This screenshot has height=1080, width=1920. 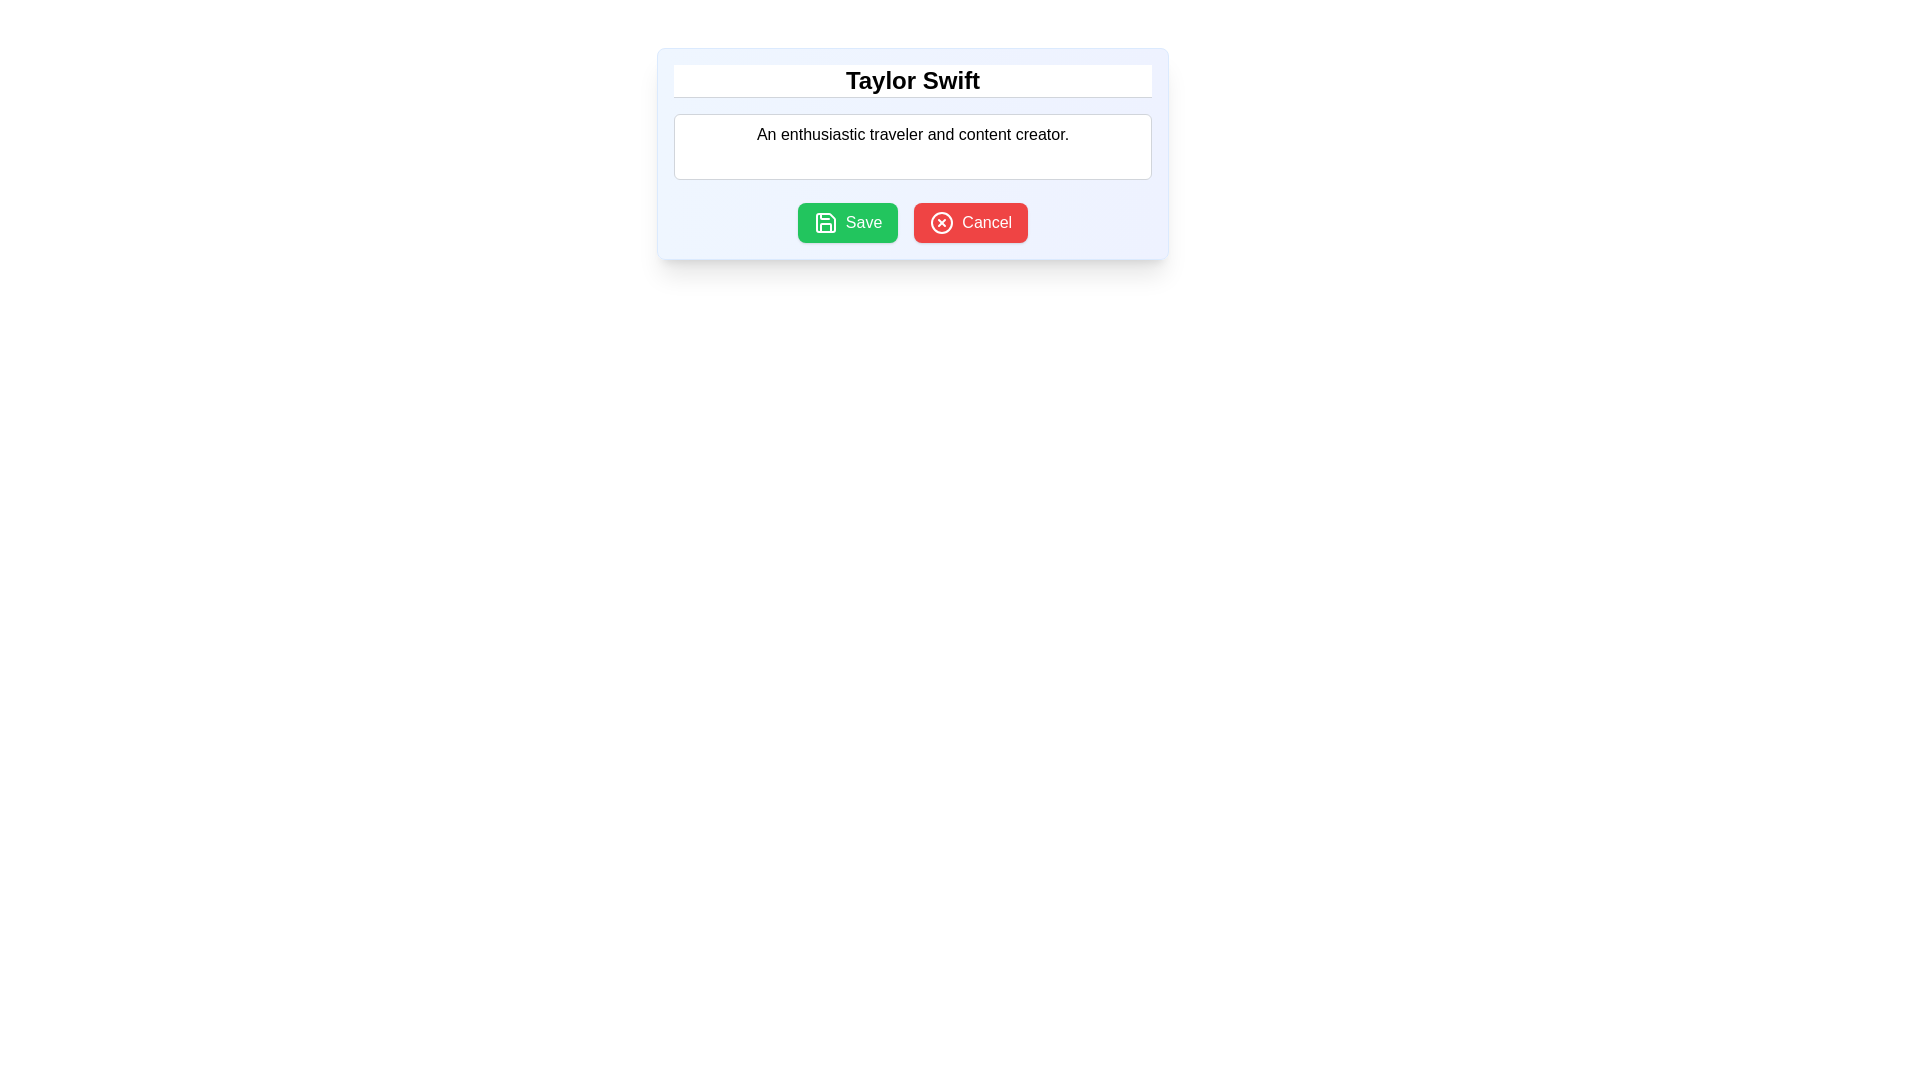 I want to click on the 'Cancel' button that contains the icon indicating its purpose, located at the bottom center of the dialog box, so click(x=940, y=223).